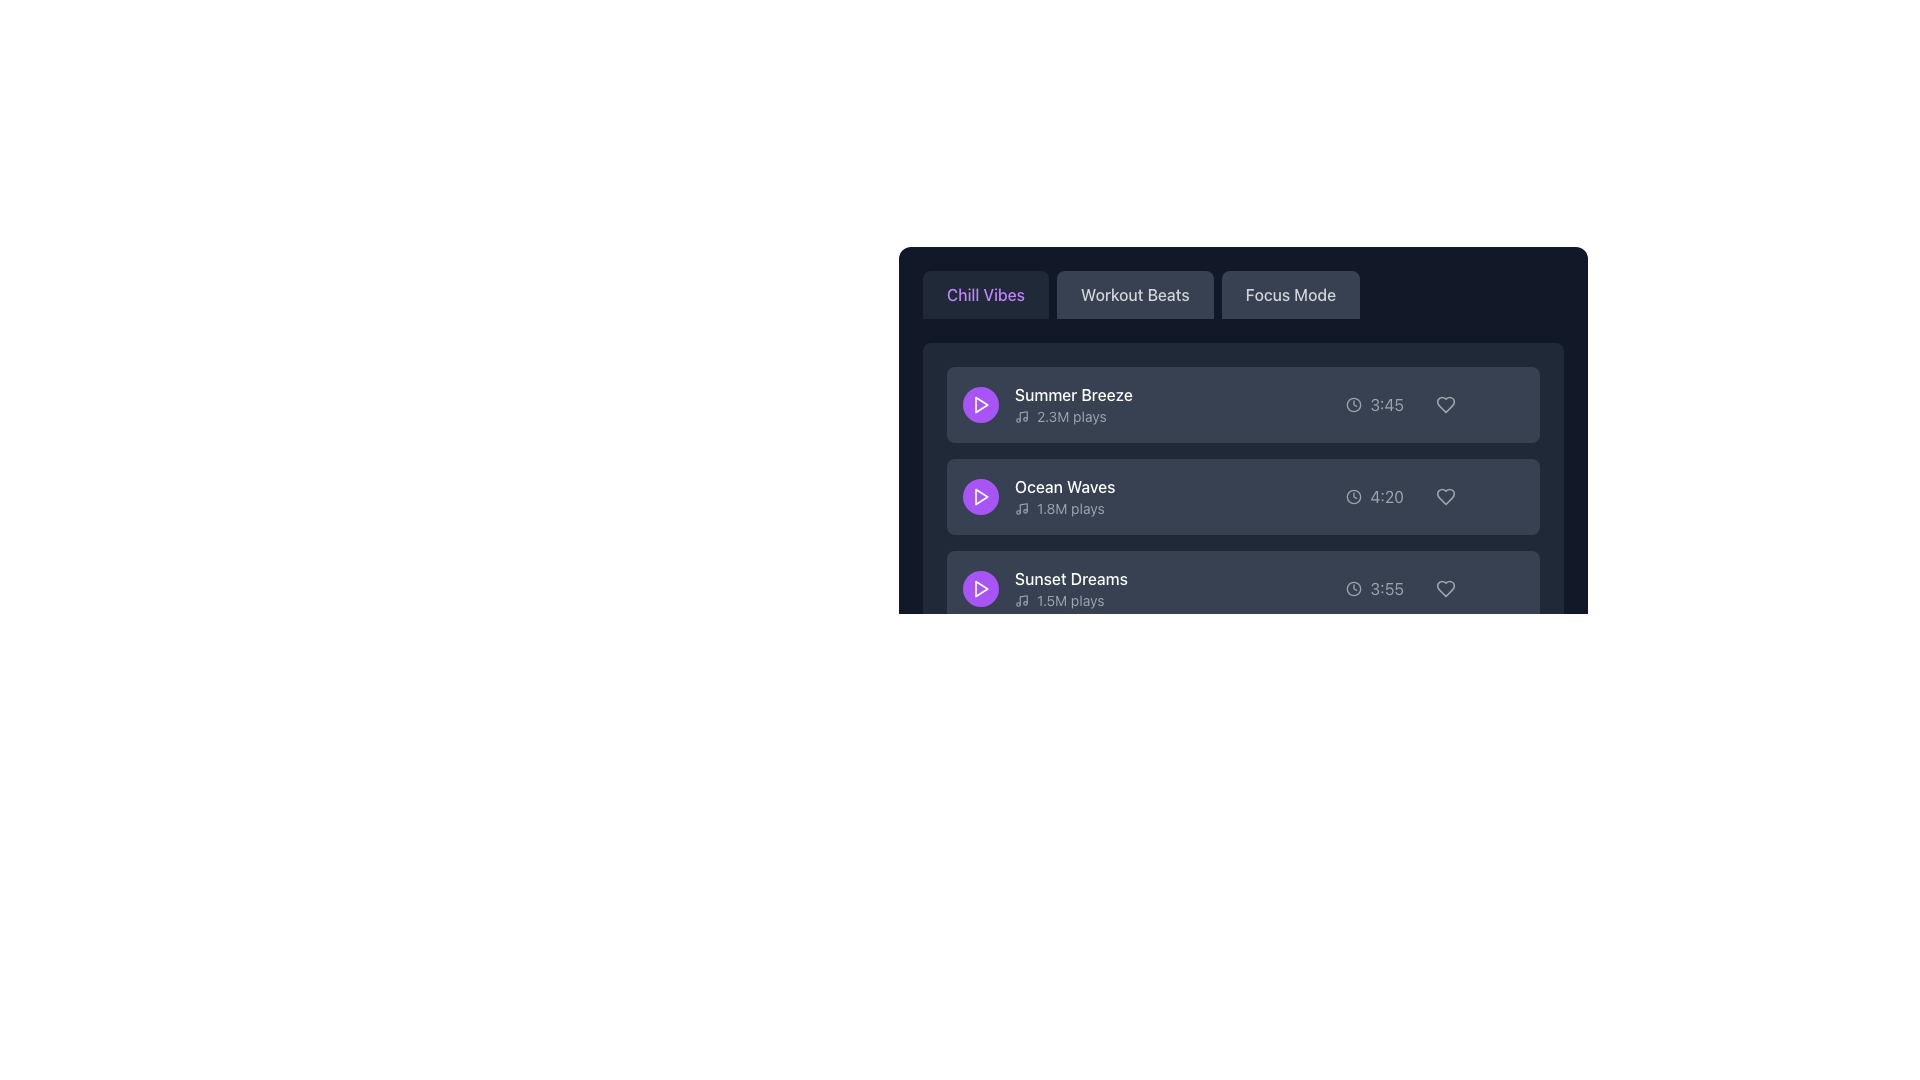 The image size is (1920, 1080). What do you see at coordinates (1354, 496) in the screenshot?
I see `the circular clock icon located to the left of the time label '4:20', which is styled in light gray and indicates the duration of a playlist item` at bounding box center [1354, 496].